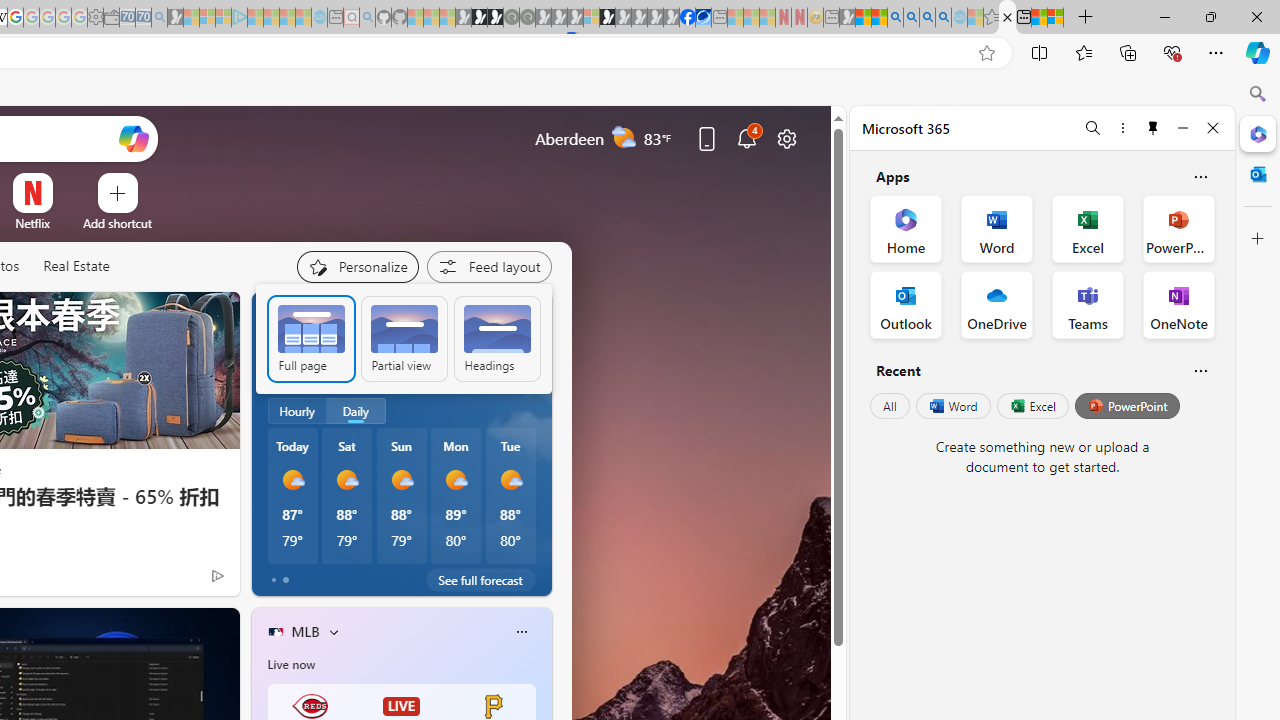 The image size is (1280, 720). Describe the element at coordinates (905, 227) in the screenshot. I see `'Home Office App'` at that location.